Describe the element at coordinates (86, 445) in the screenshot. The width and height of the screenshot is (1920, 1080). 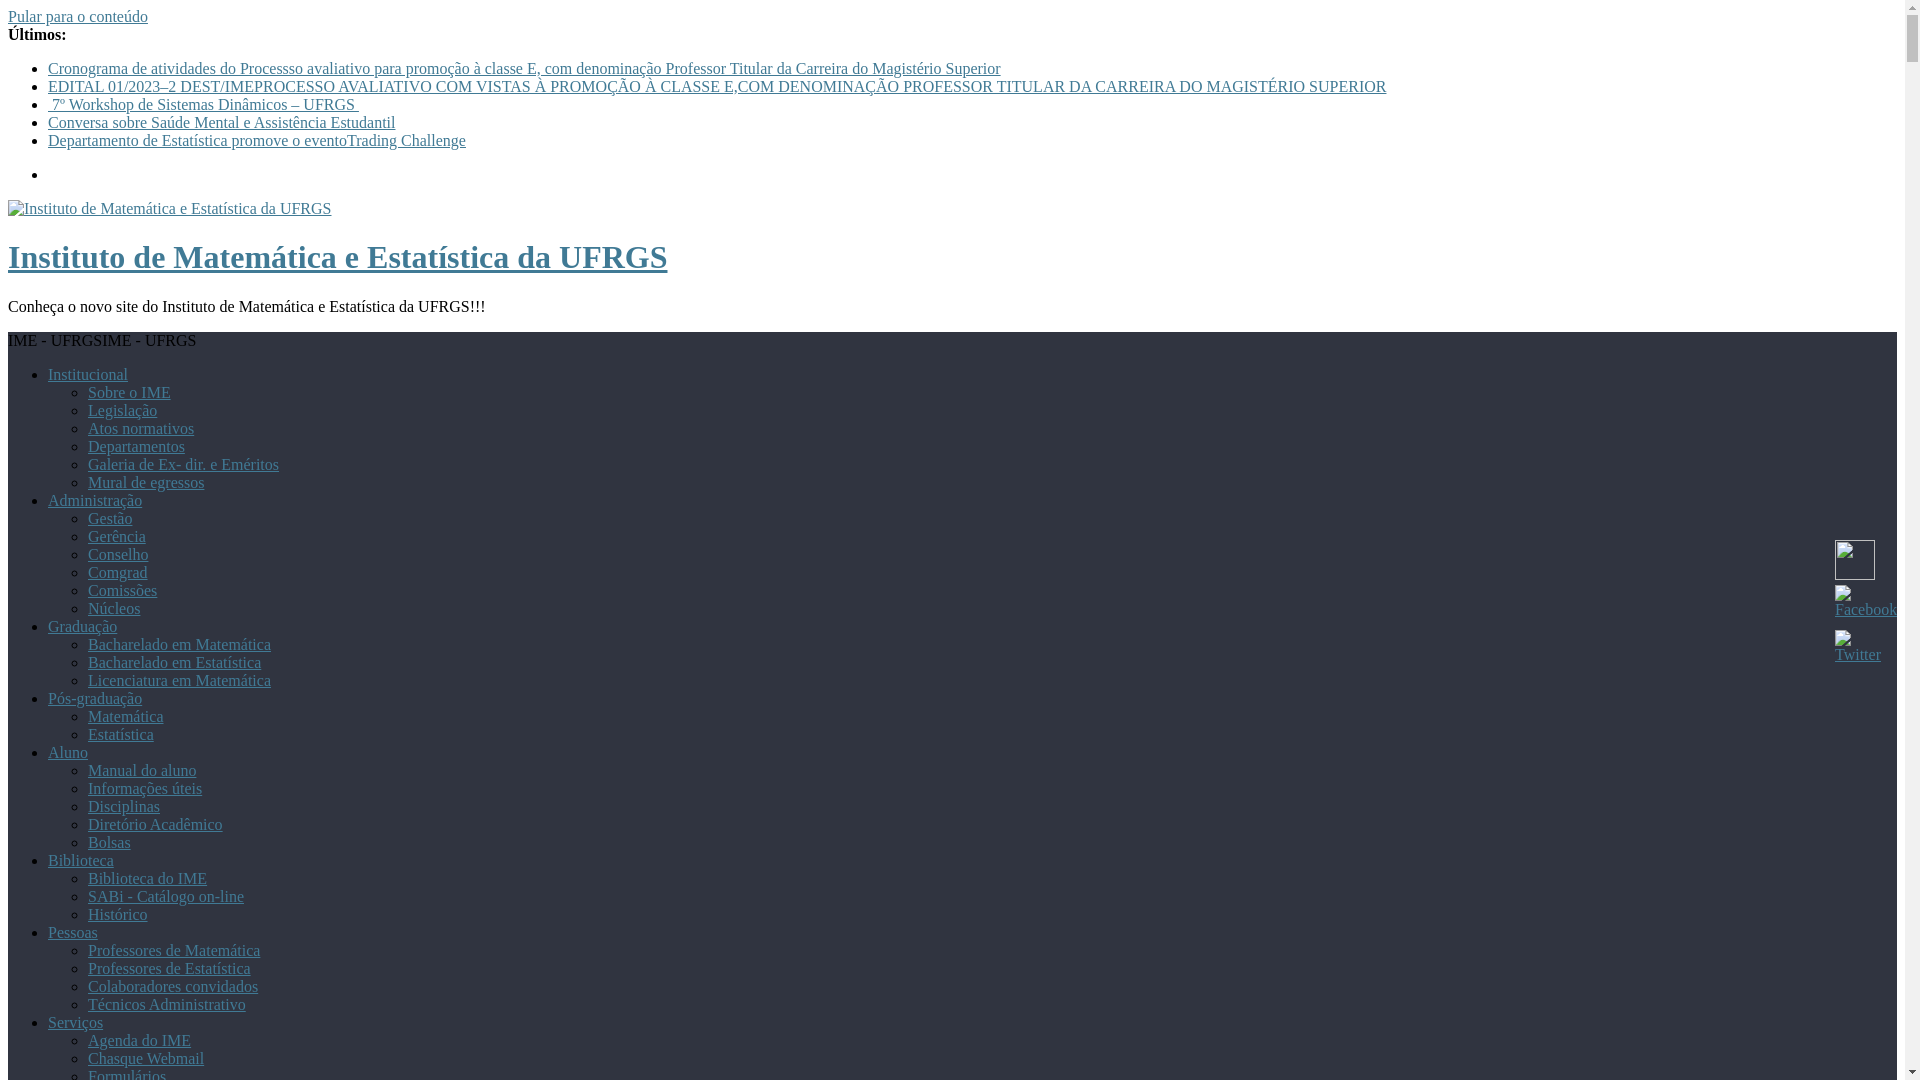
I see `'Departamentos'` at that location.